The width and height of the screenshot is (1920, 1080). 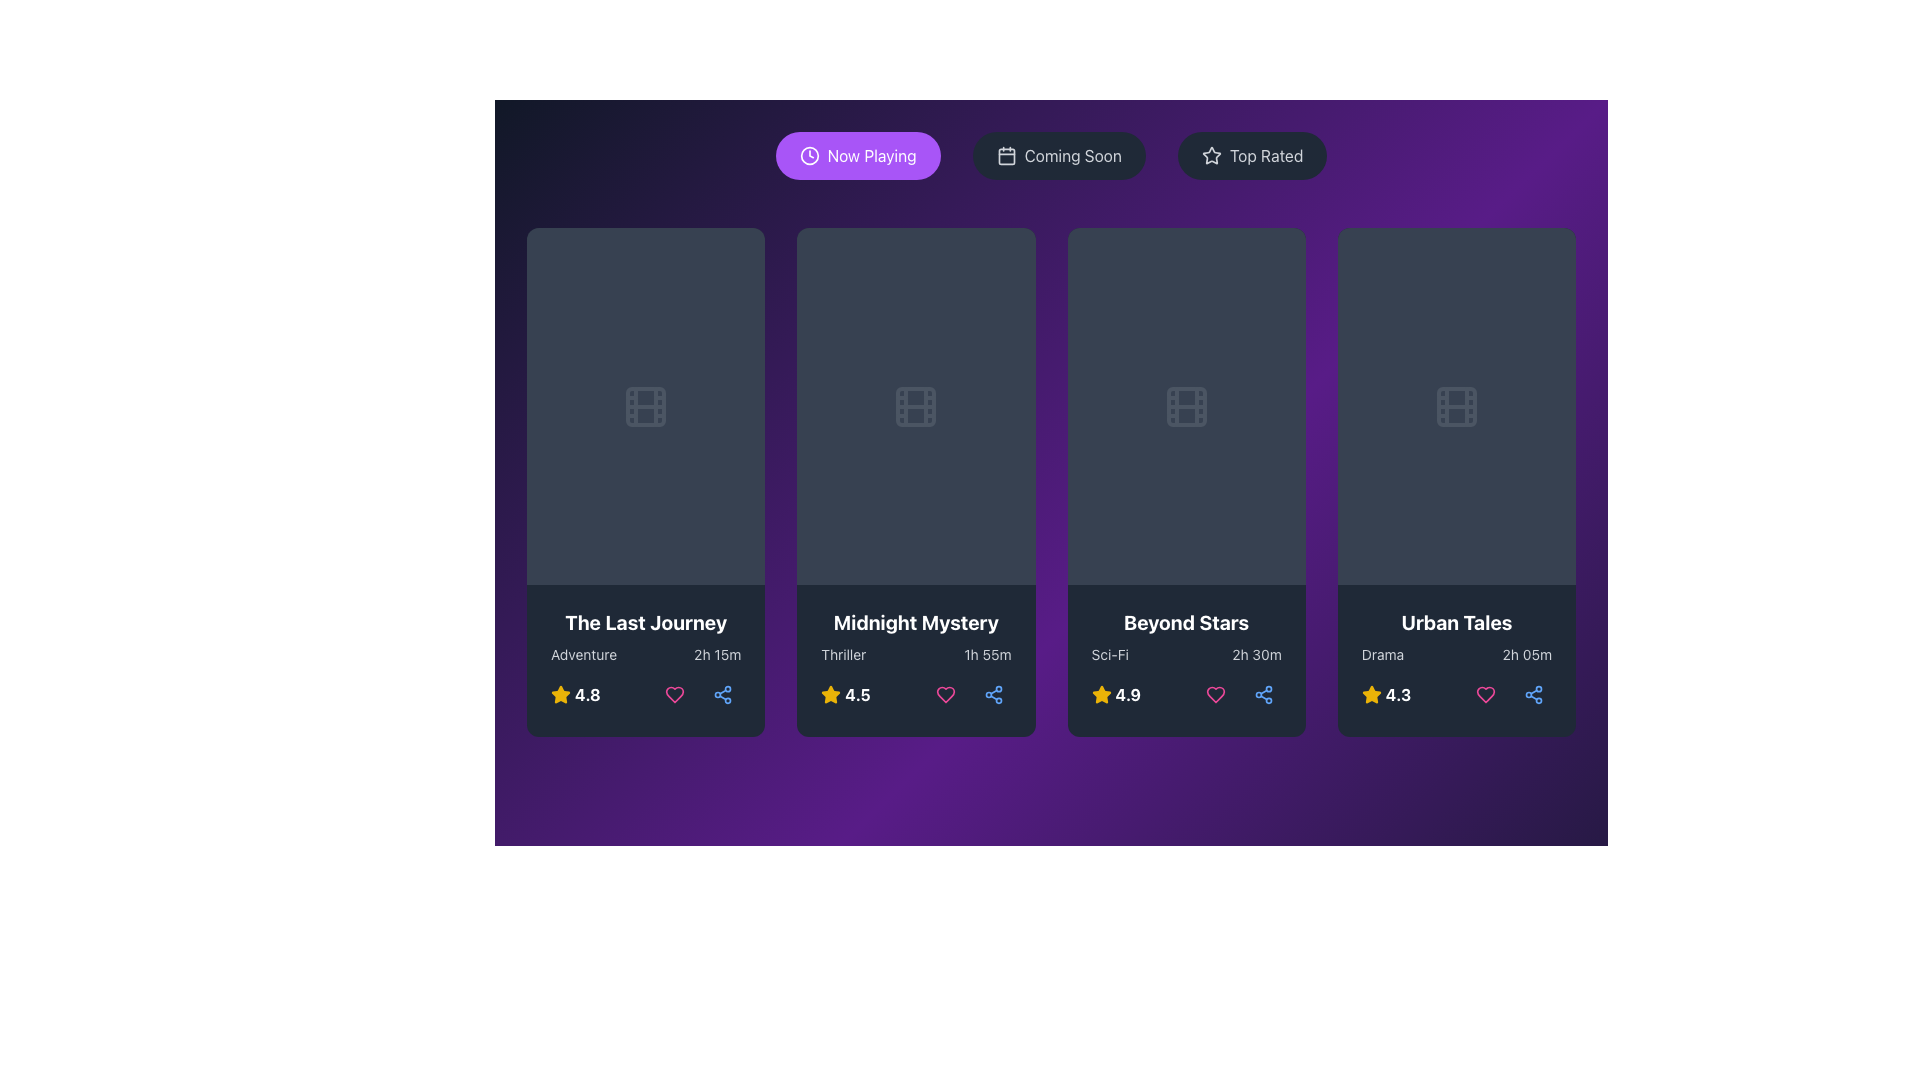 What do you see at coordinates (1006, 154) in the screenshot?
I see `the 'Coming Soon' button which contains the calendar icon` at bounding box center [1006, 154].